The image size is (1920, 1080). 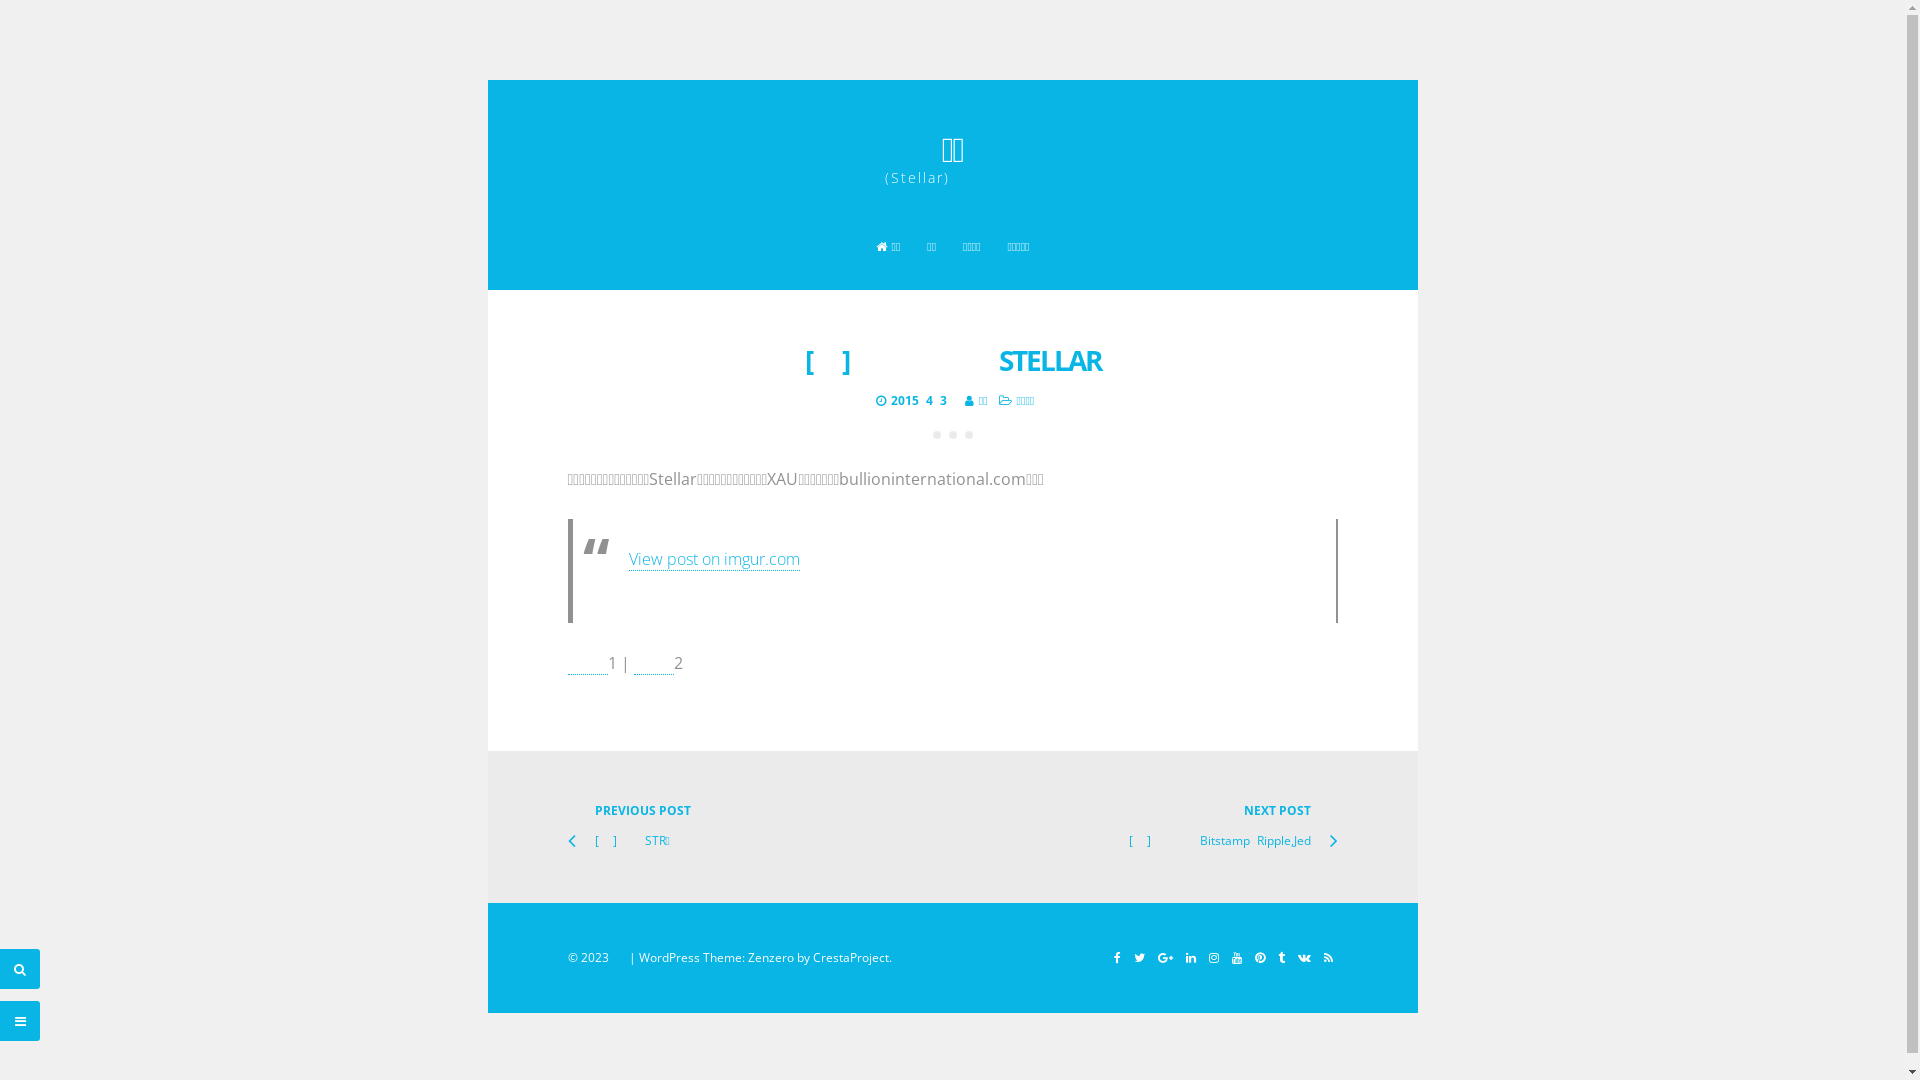 I want to click on 'Pinterest', so click(x=1258, y=956).